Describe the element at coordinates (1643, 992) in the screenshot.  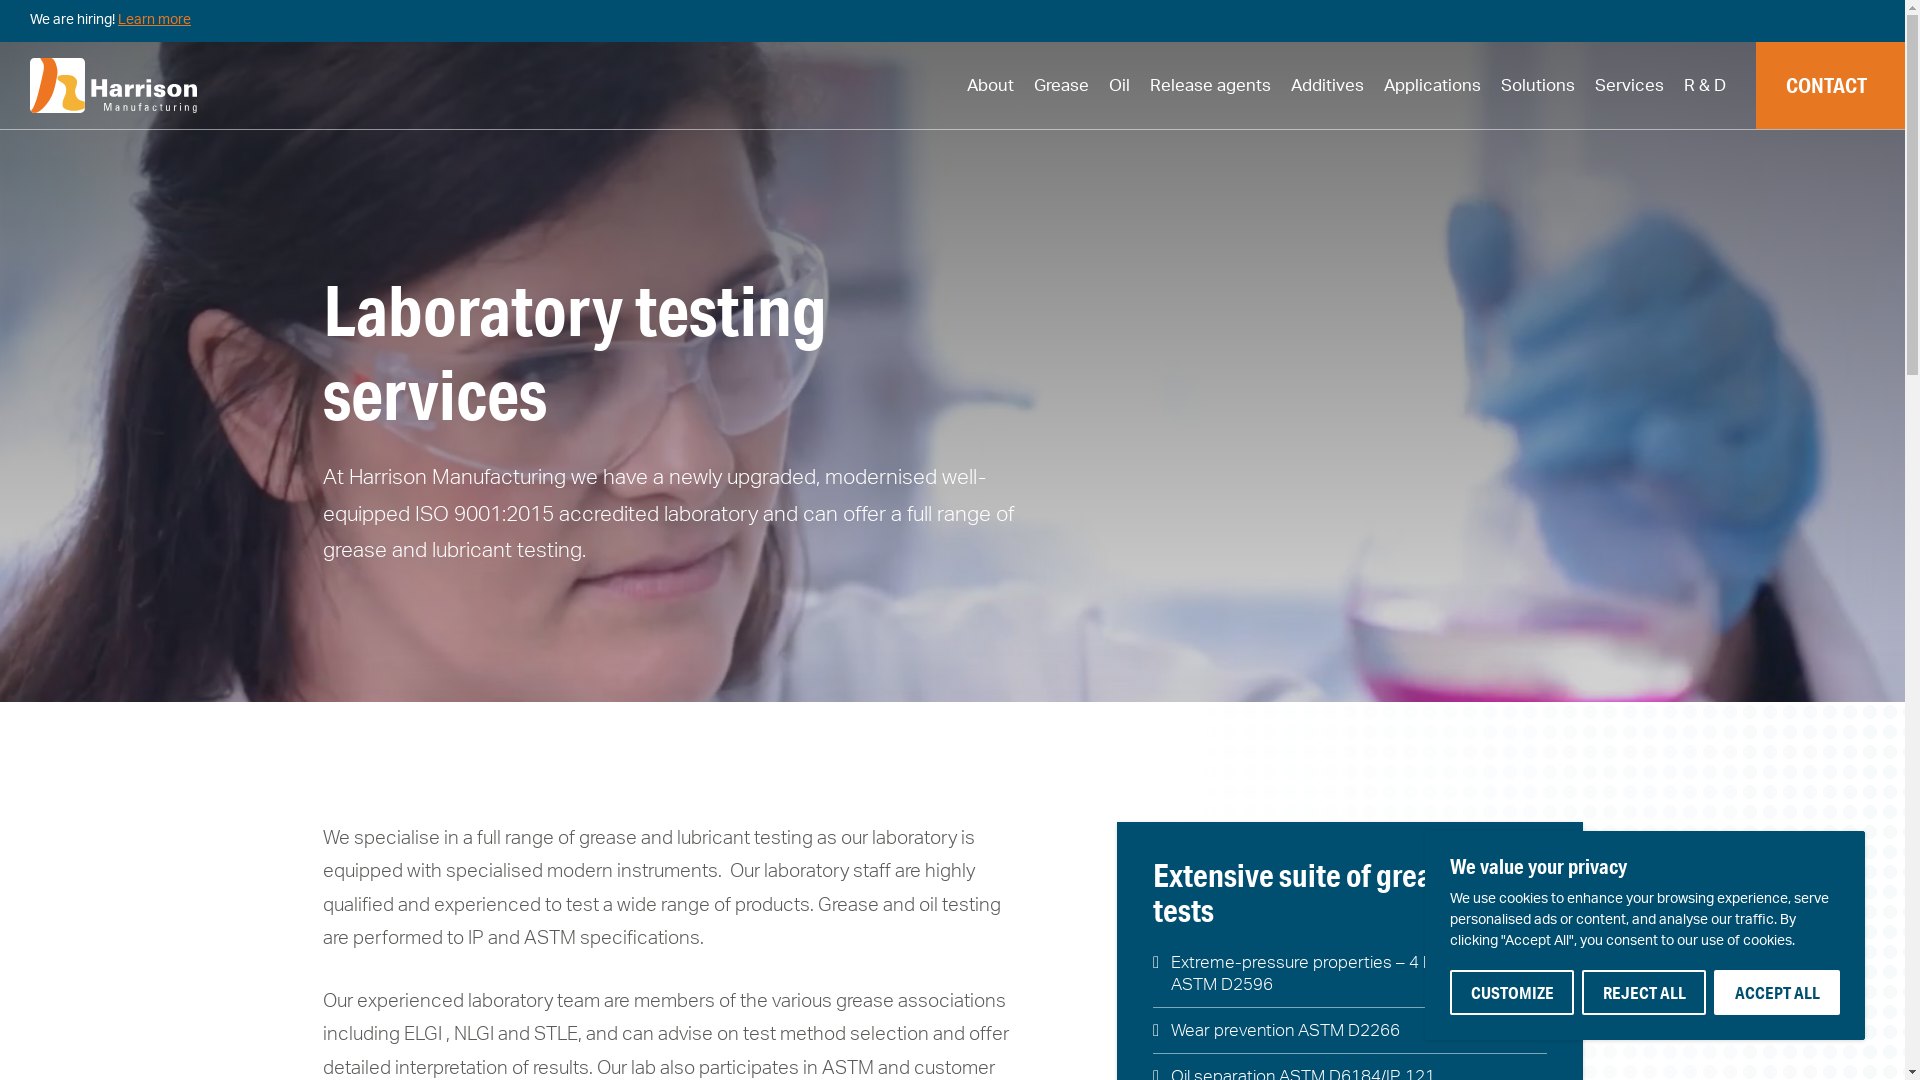
I see `'REJECT ALL'` at that location.